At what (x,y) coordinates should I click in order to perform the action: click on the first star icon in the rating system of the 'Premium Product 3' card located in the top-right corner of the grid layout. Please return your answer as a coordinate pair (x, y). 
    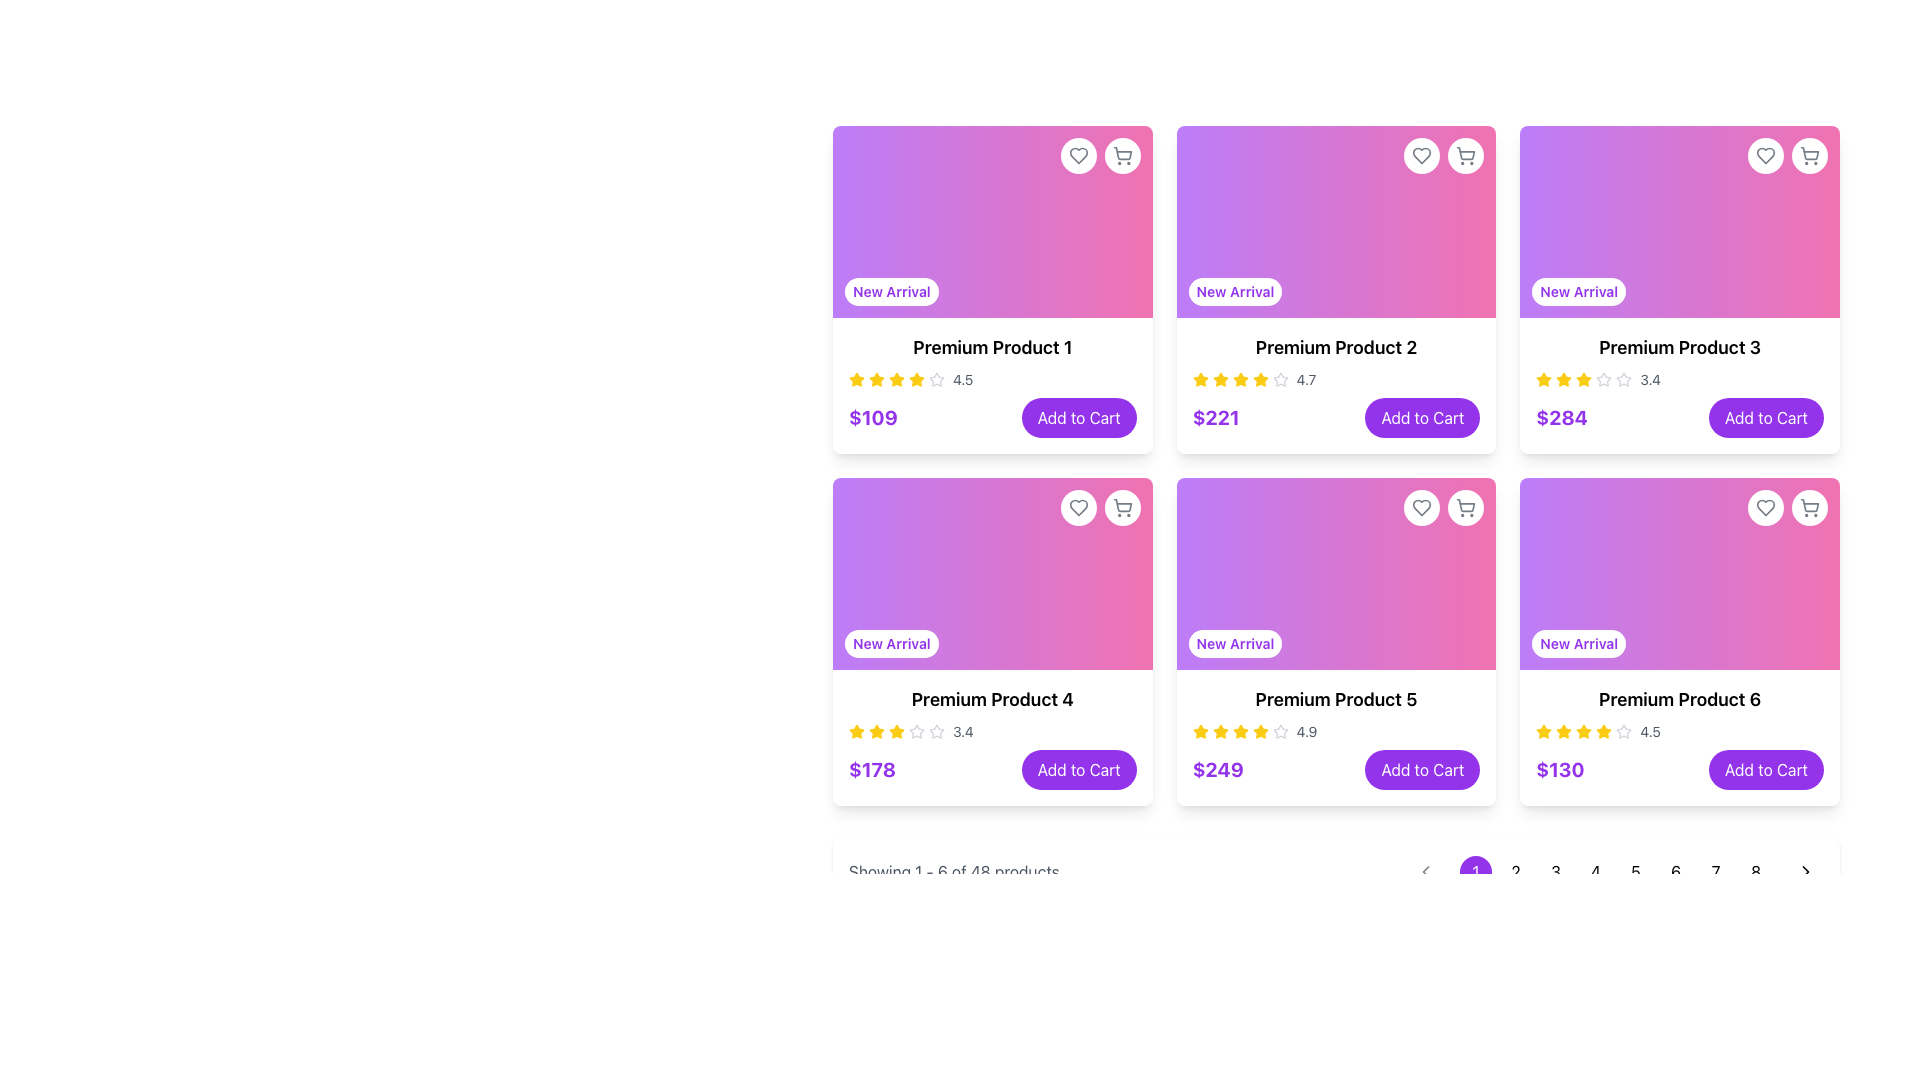
    Looking at the image, I should click on (1543, 380).